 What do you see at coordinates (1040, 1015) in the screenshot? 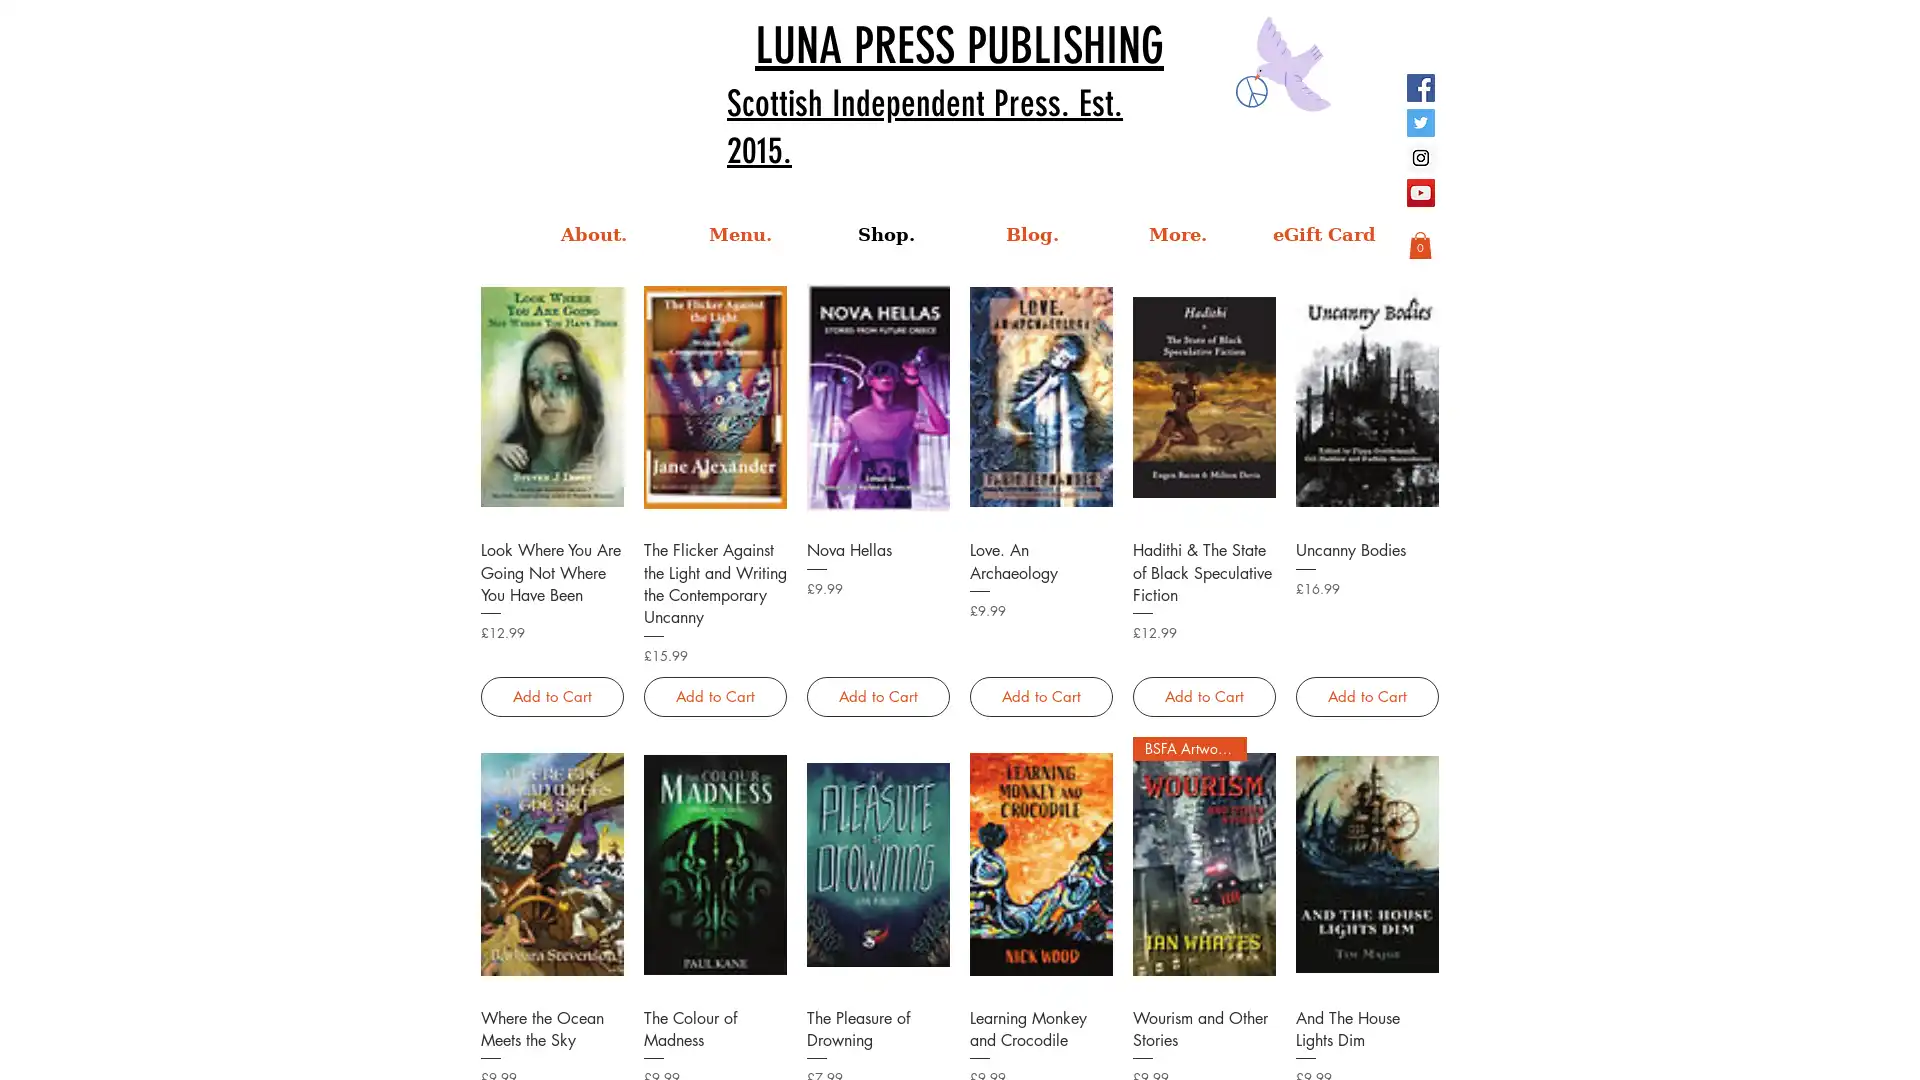
I see `Quick View` at bounding box center [1040, 1015].